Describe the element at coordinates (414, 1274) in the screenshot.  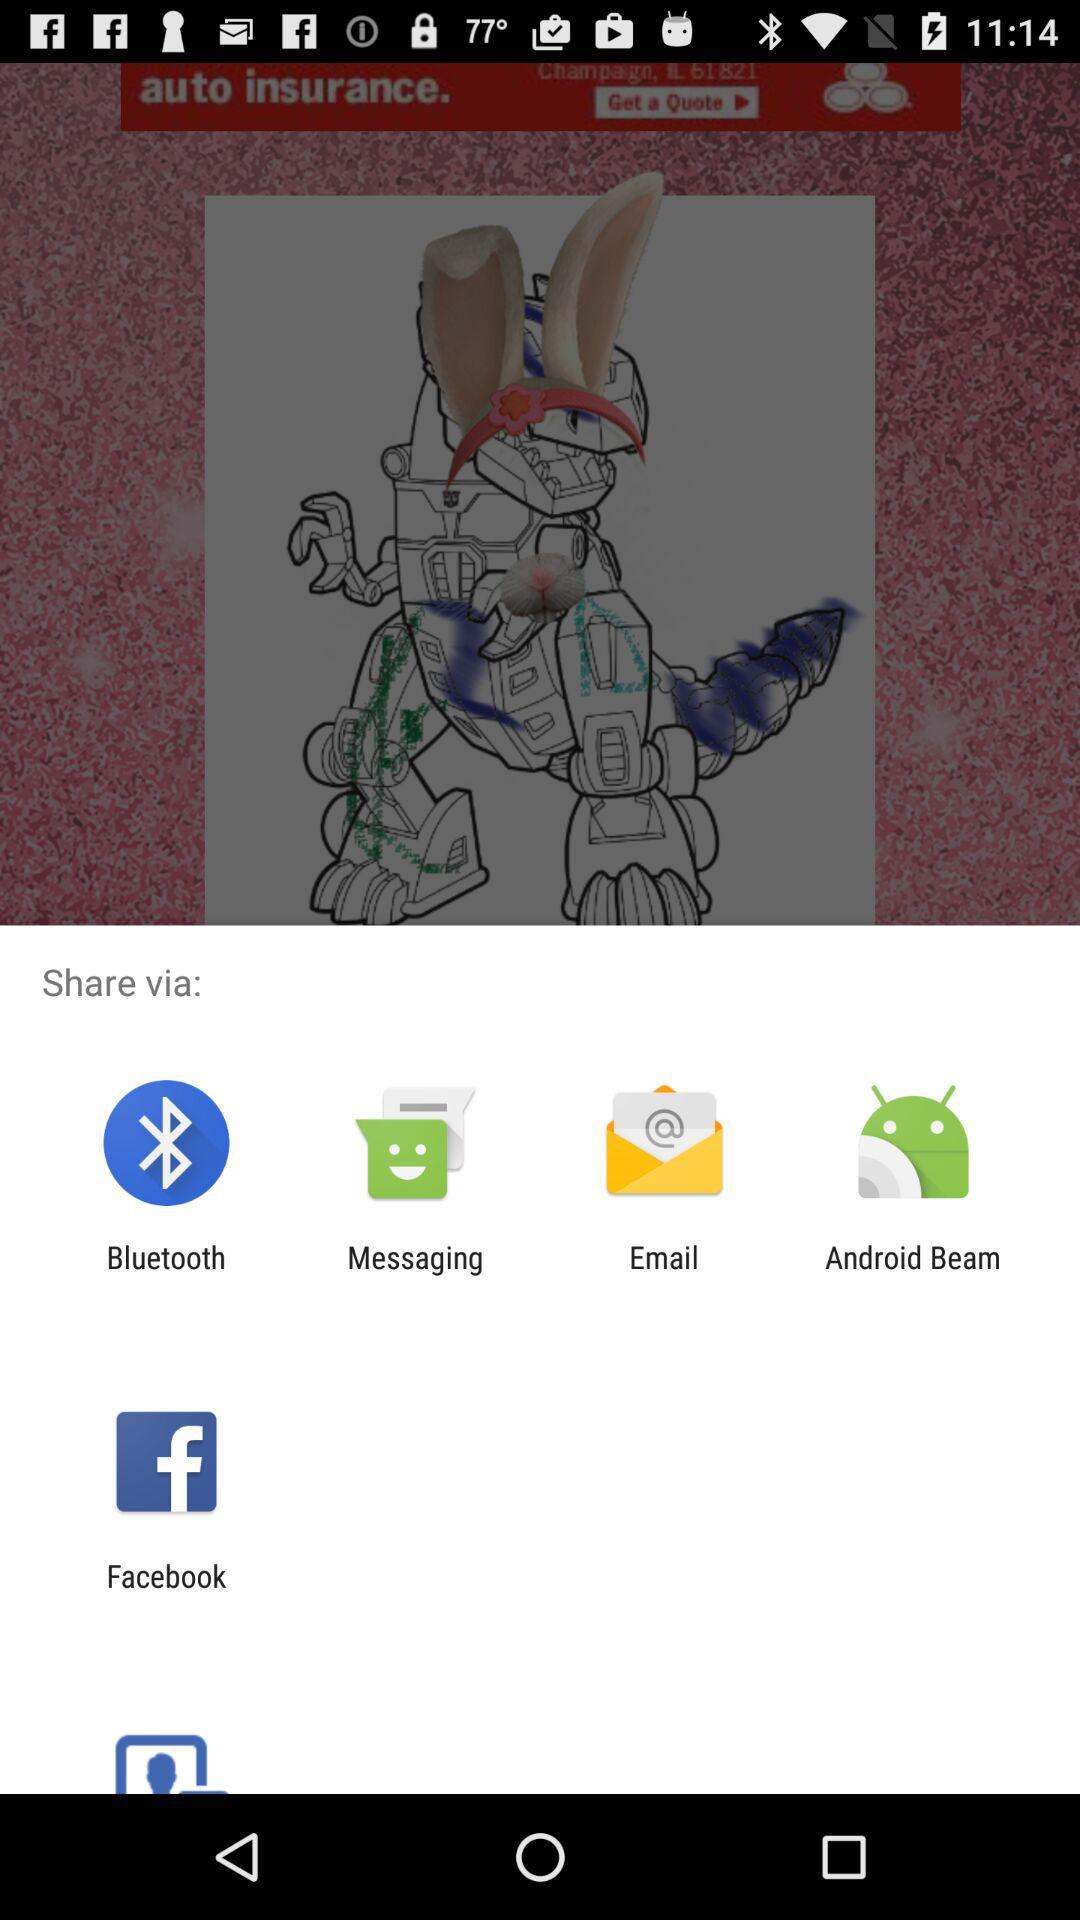
I see `item to the left of the email app` at that location.